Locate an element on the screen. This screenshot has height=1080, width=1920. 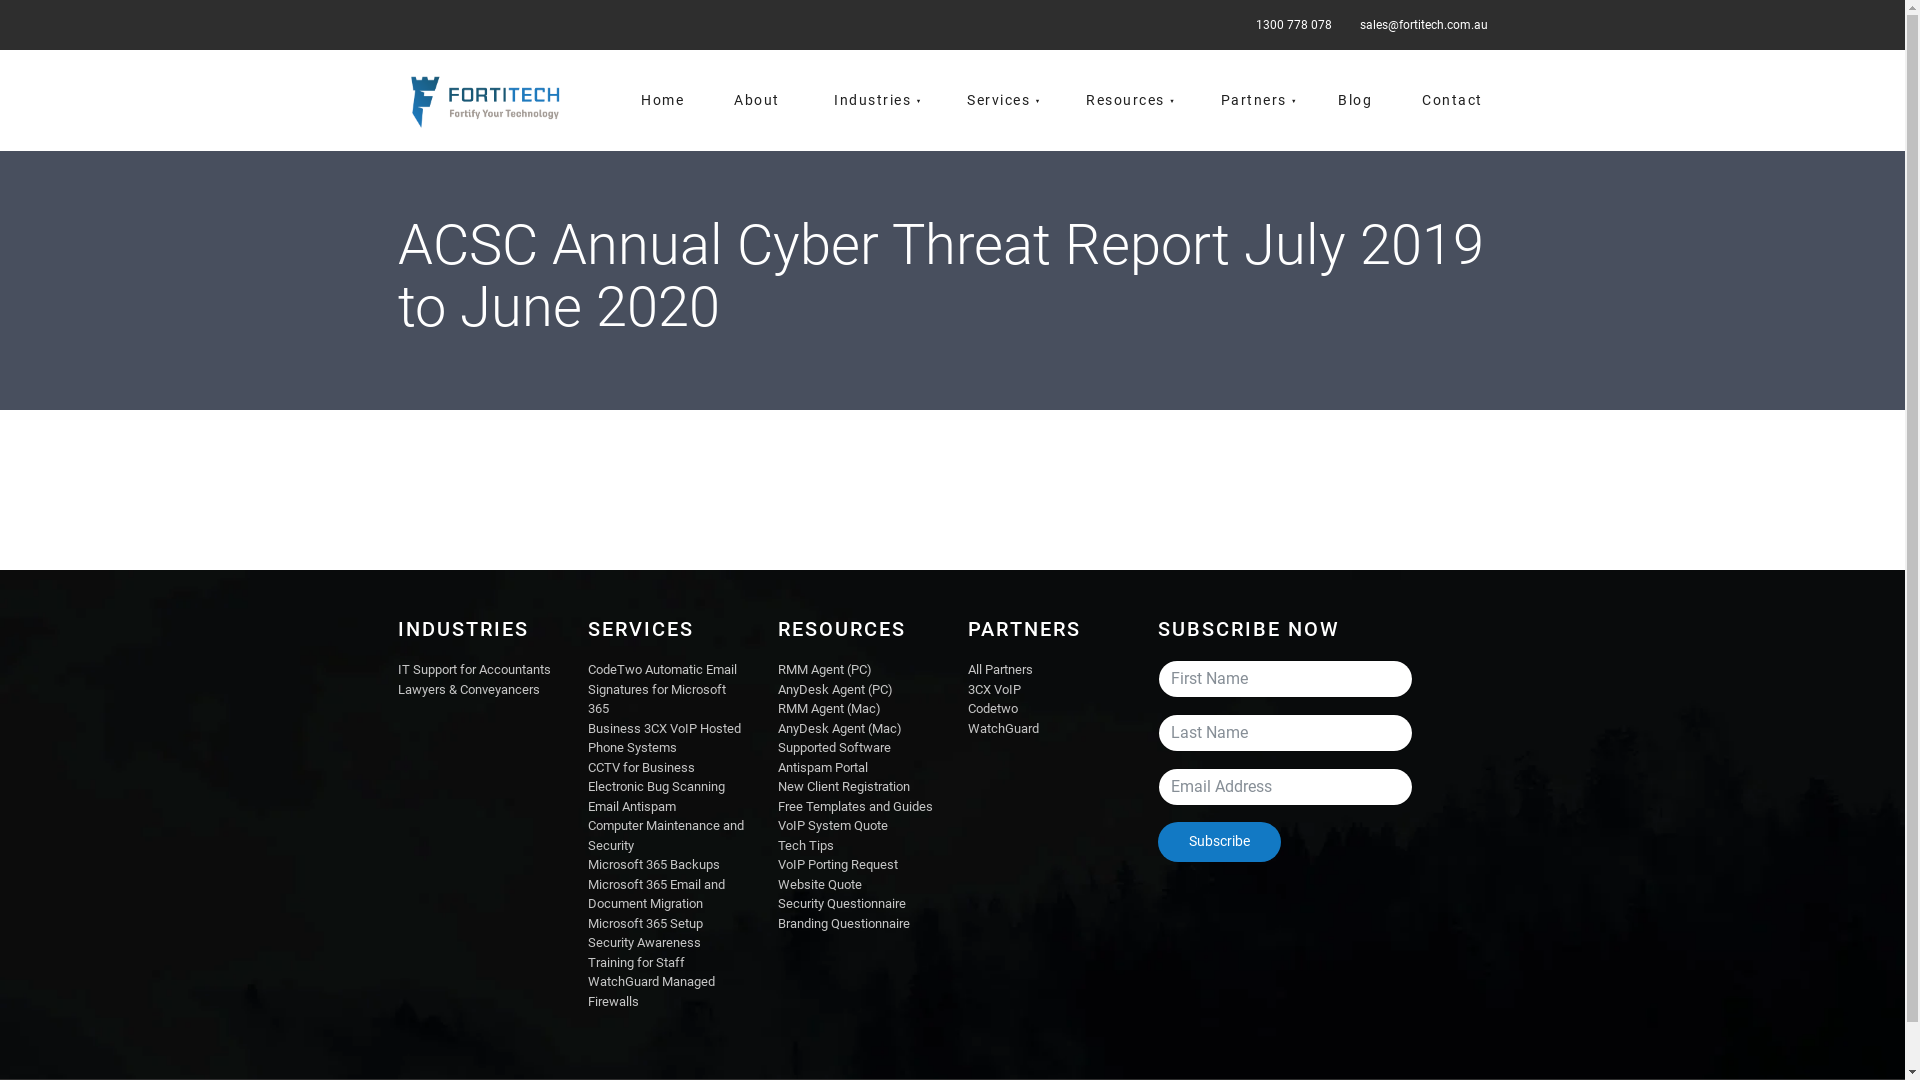
'Security Questionnaire' is located at coordinates (841, 903).